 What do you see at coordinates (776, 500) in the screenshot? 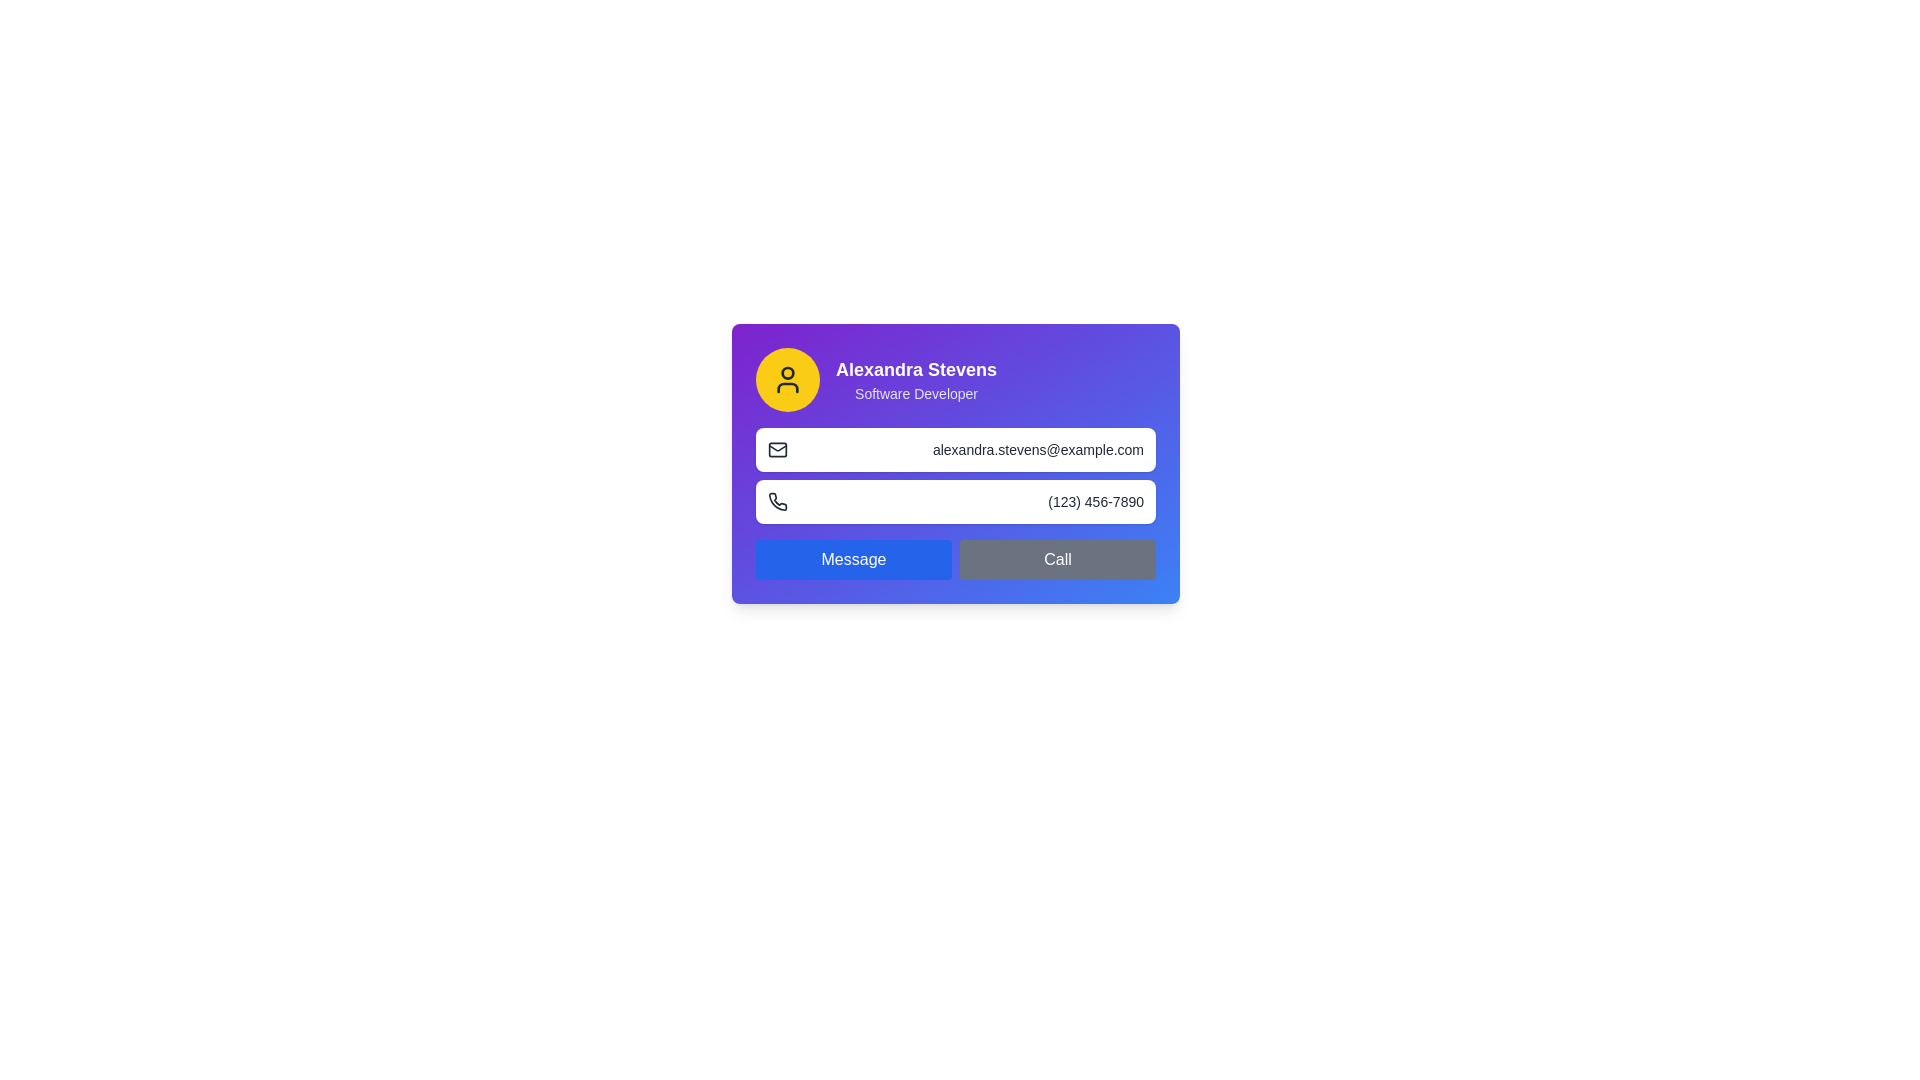
I see `the small monochromatic phone receiver graphic located next to the phone number '(123) 456-7890'` at bounding box center [776, 500].